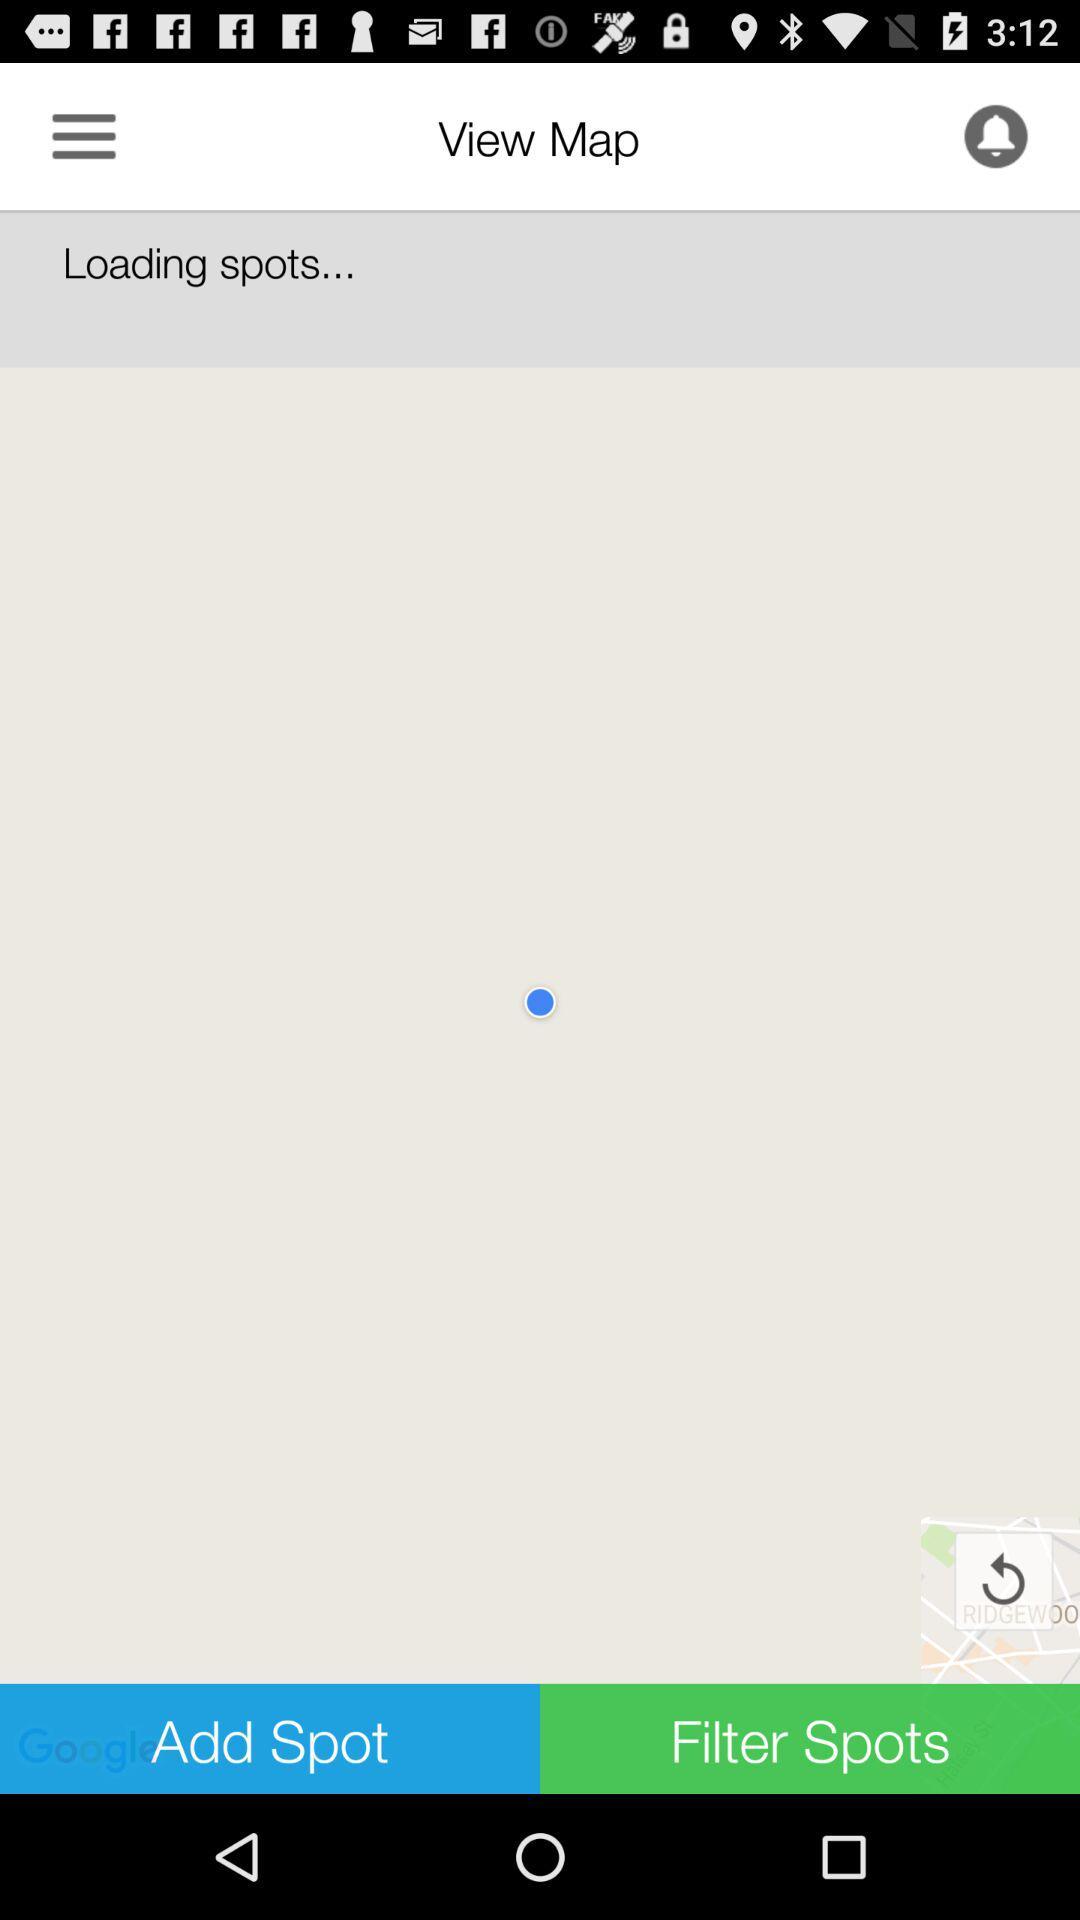  What do you see at coordinates (83, 145) in the screenshot?
I see `the menu icon` at bounding box center [83, 145].